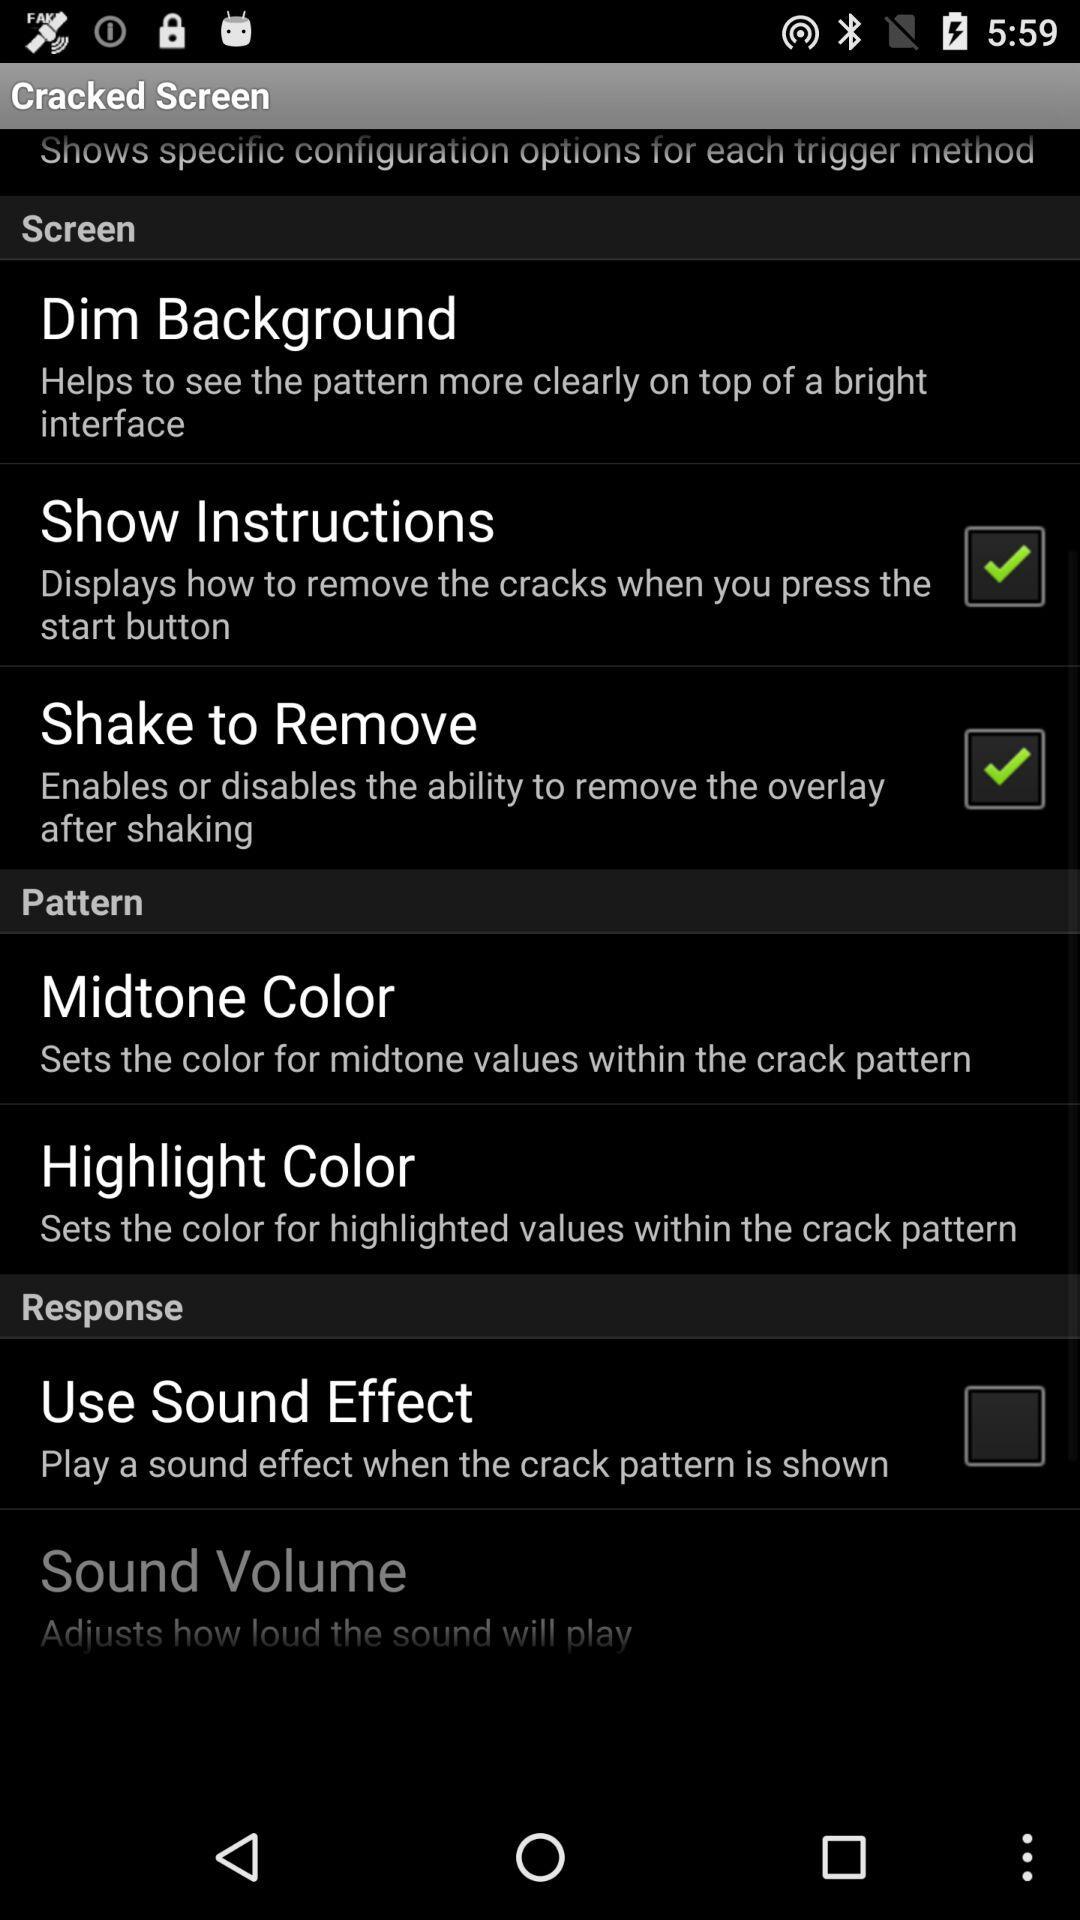 Image resolution: width=1080 pixels, height=1920 pixels. I want to click on the item below screen icon, so click(248, 315).